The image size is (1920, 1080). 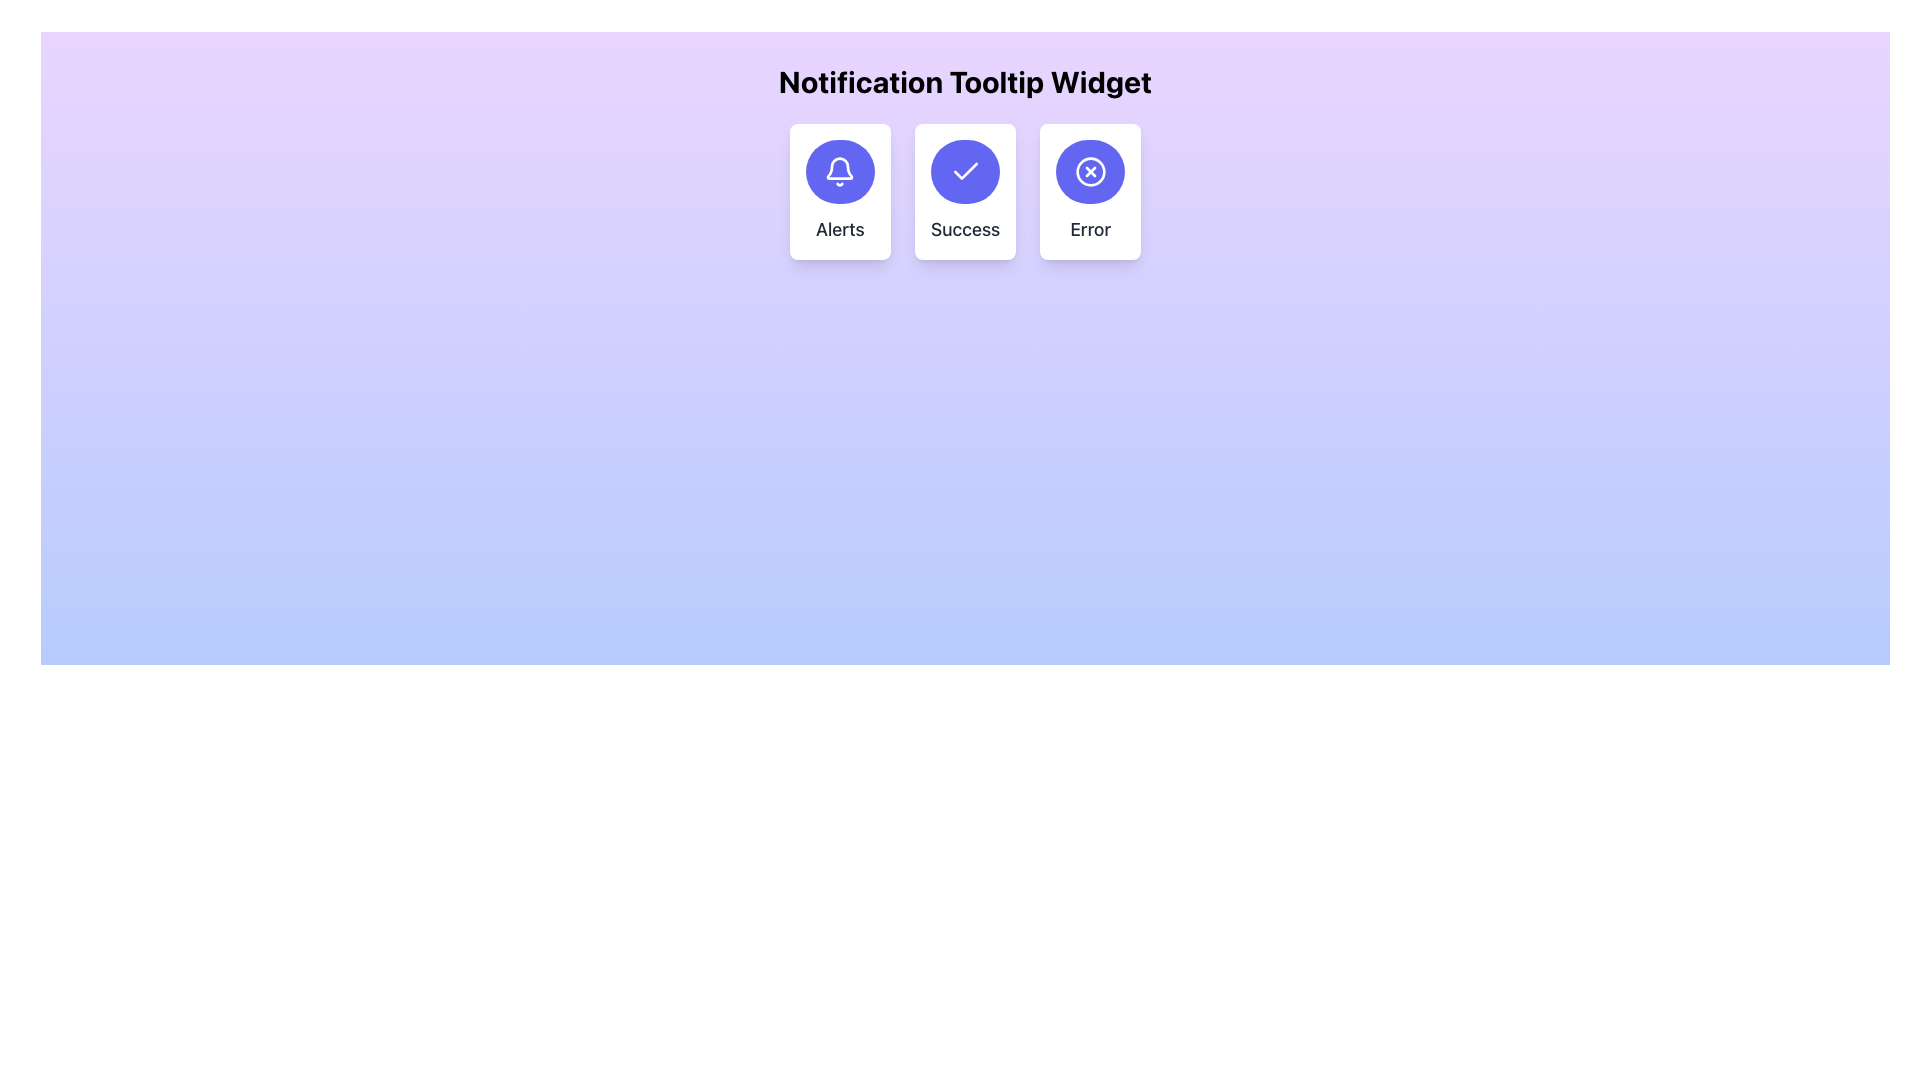 What do you see at coordinates (1089, 171) in the screenshot?
I see `the 'Error' icon located at the center of the final card in a row of three cards` at bounding box center [1089, 171].